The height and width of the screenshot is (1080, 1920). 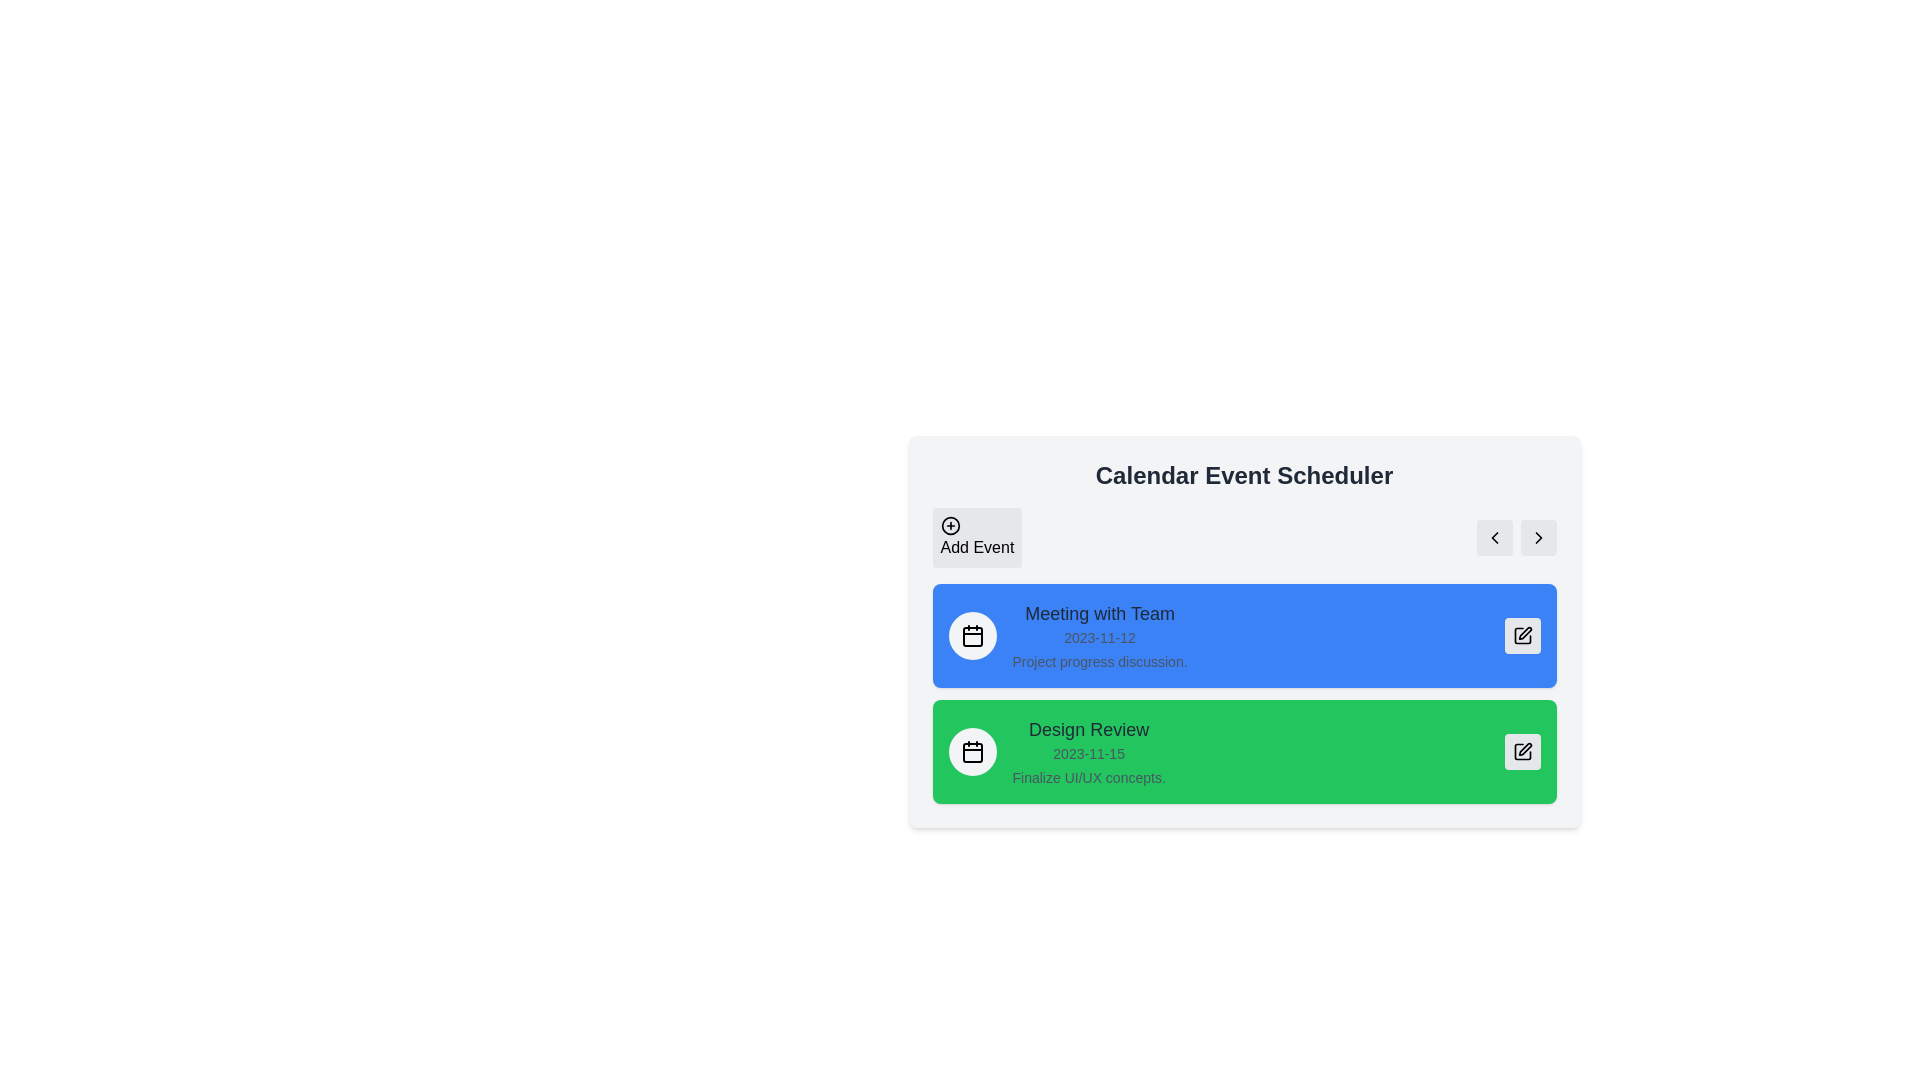 What do you see at coordinates (949, 524) in the screenshot?
I see `the circular outline of the 'Add Event' button, which features a black border and is part of a plus sign icon located at the upper-left corner of the interface` at bounding box center [949, 524].